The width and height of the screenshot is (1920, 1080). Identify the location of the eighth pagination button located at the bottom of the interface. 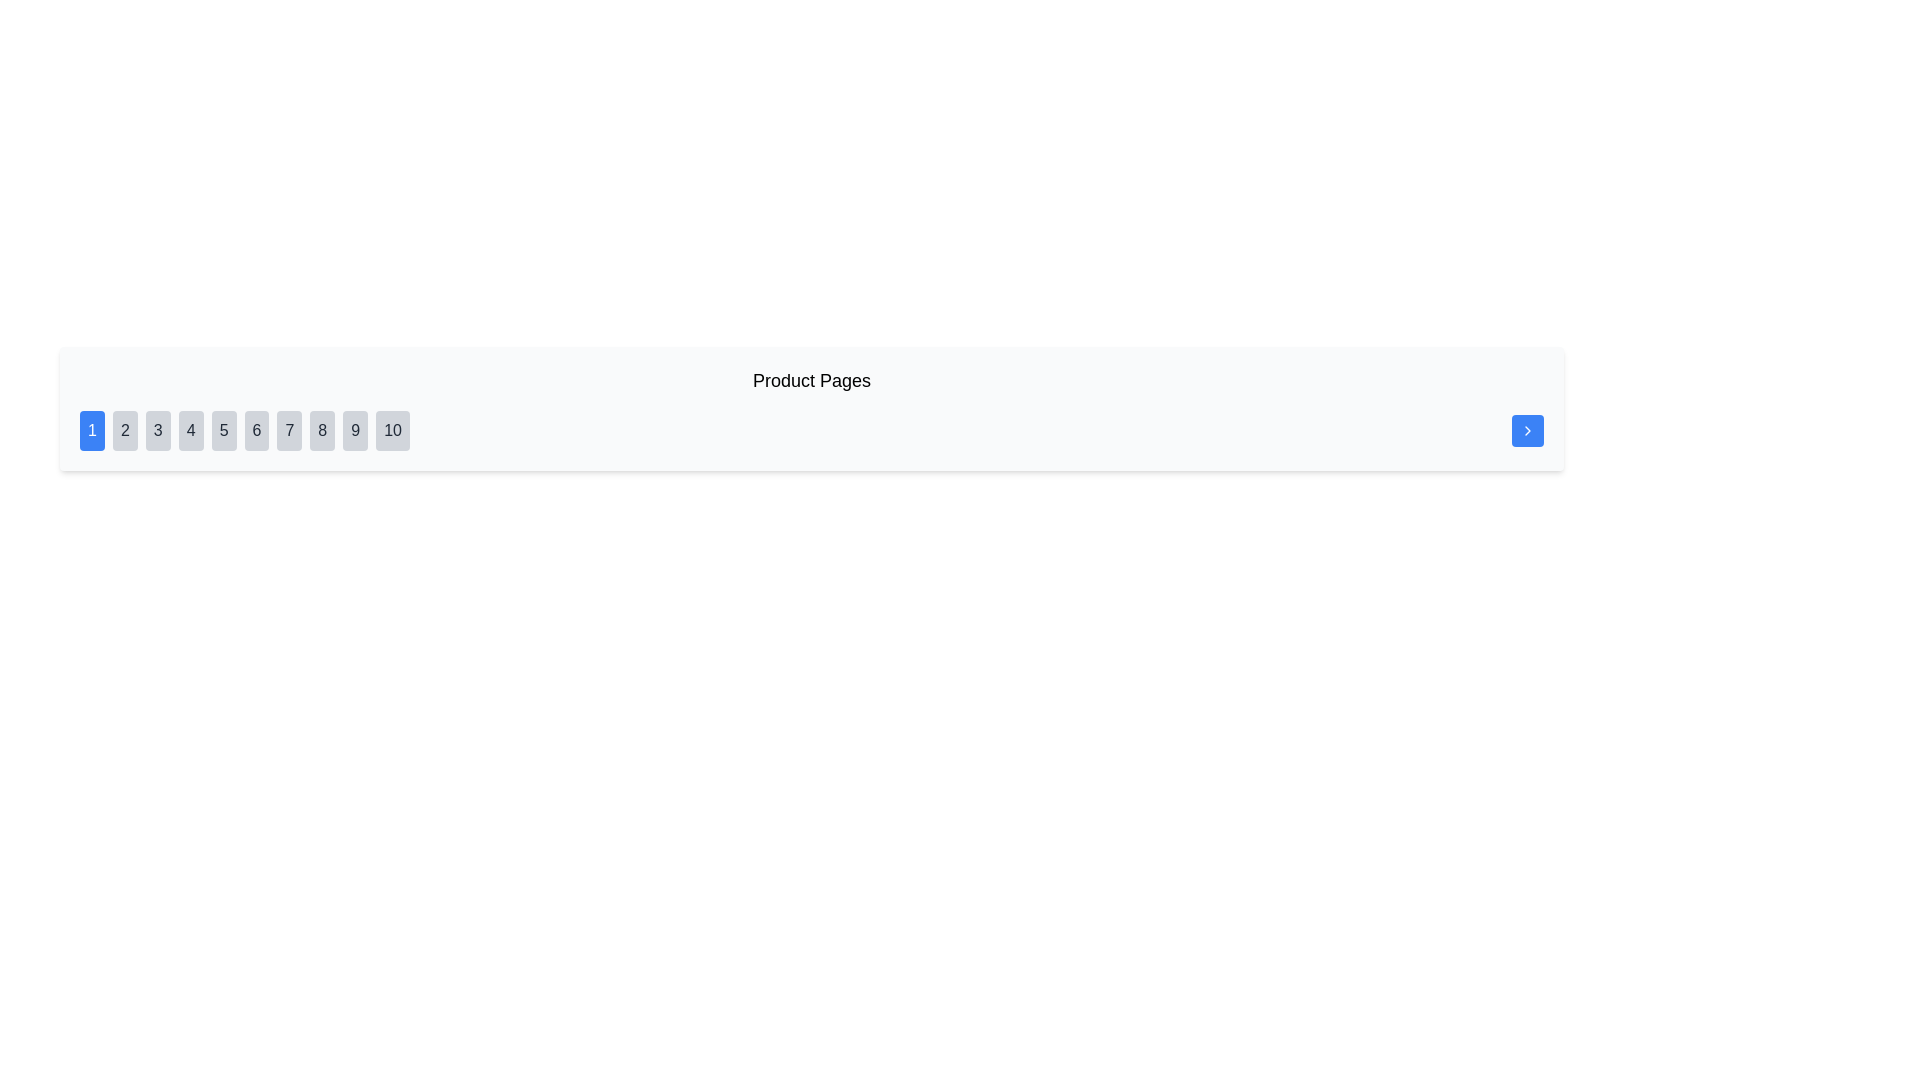
(322, 430).